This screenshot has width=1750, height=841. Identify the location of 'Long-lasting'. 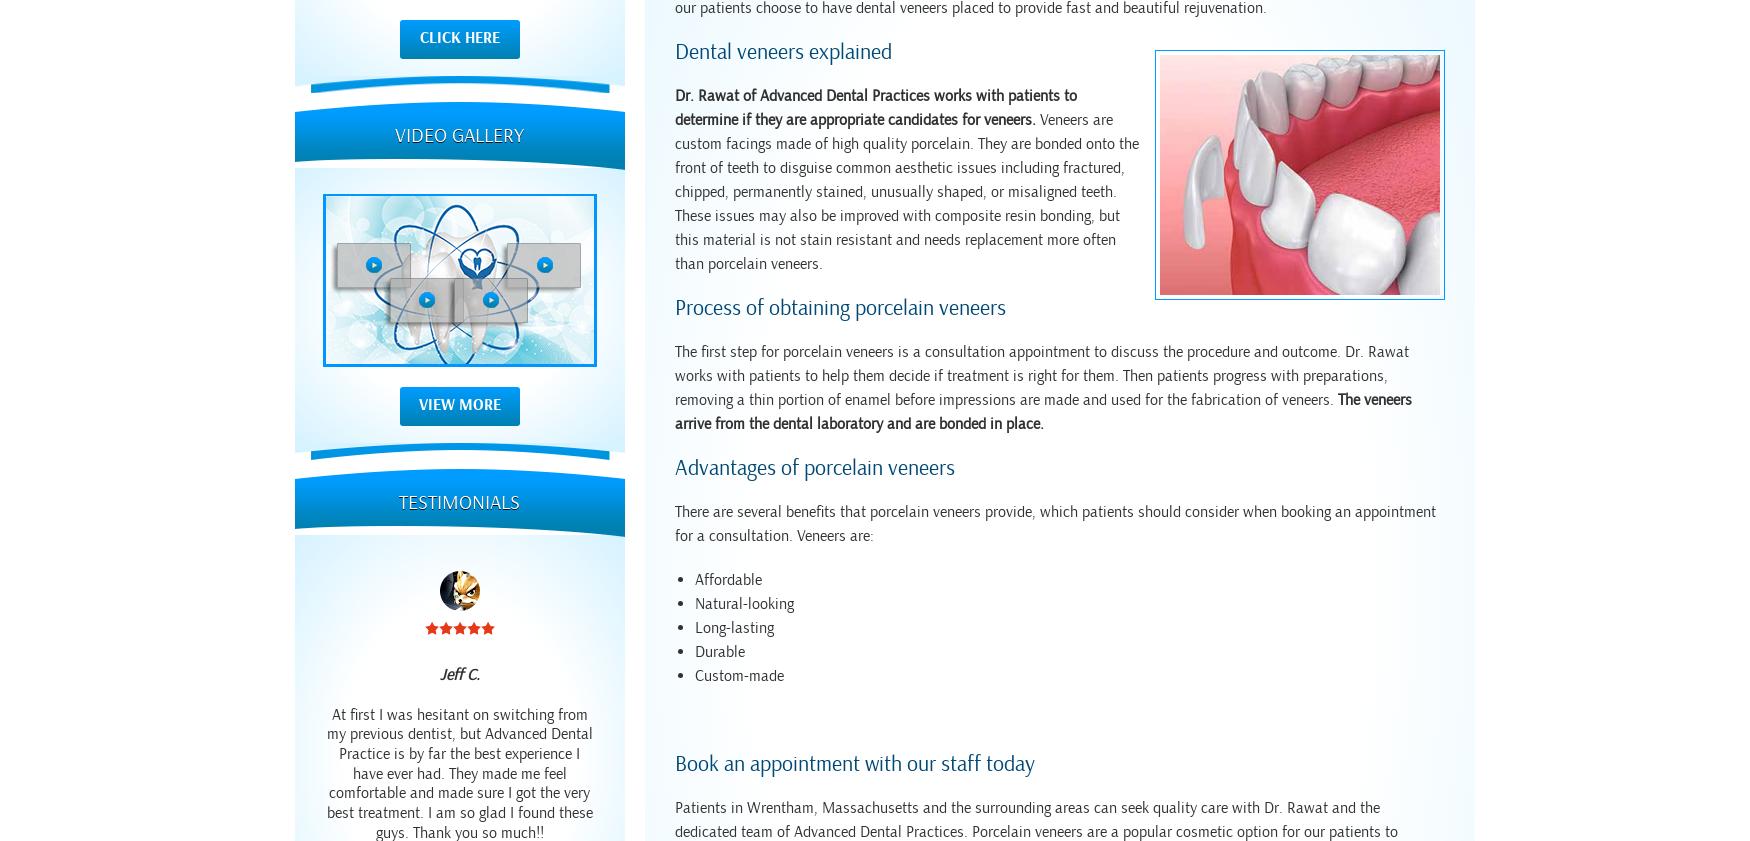
(694, 627).